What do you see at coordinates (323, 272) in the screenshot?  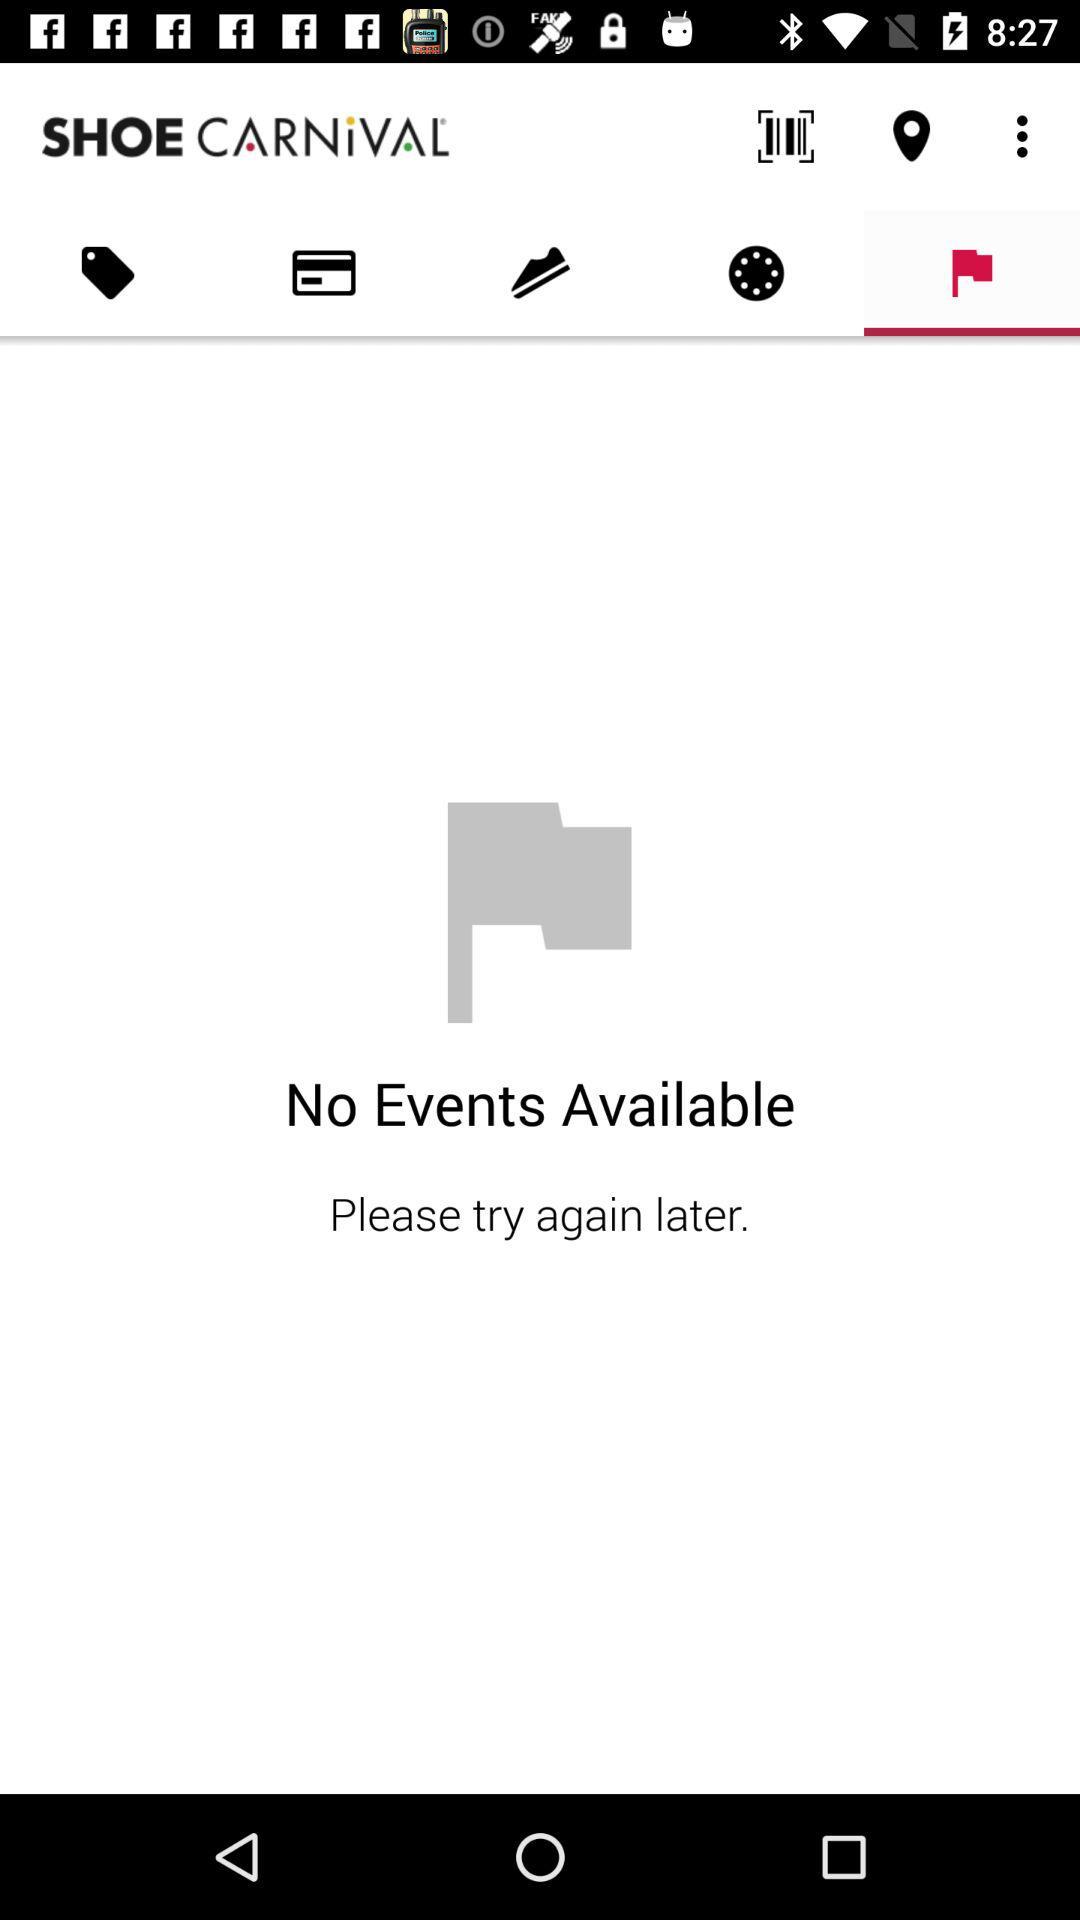 I see `second option in second row` at bounding box center [323, 272].